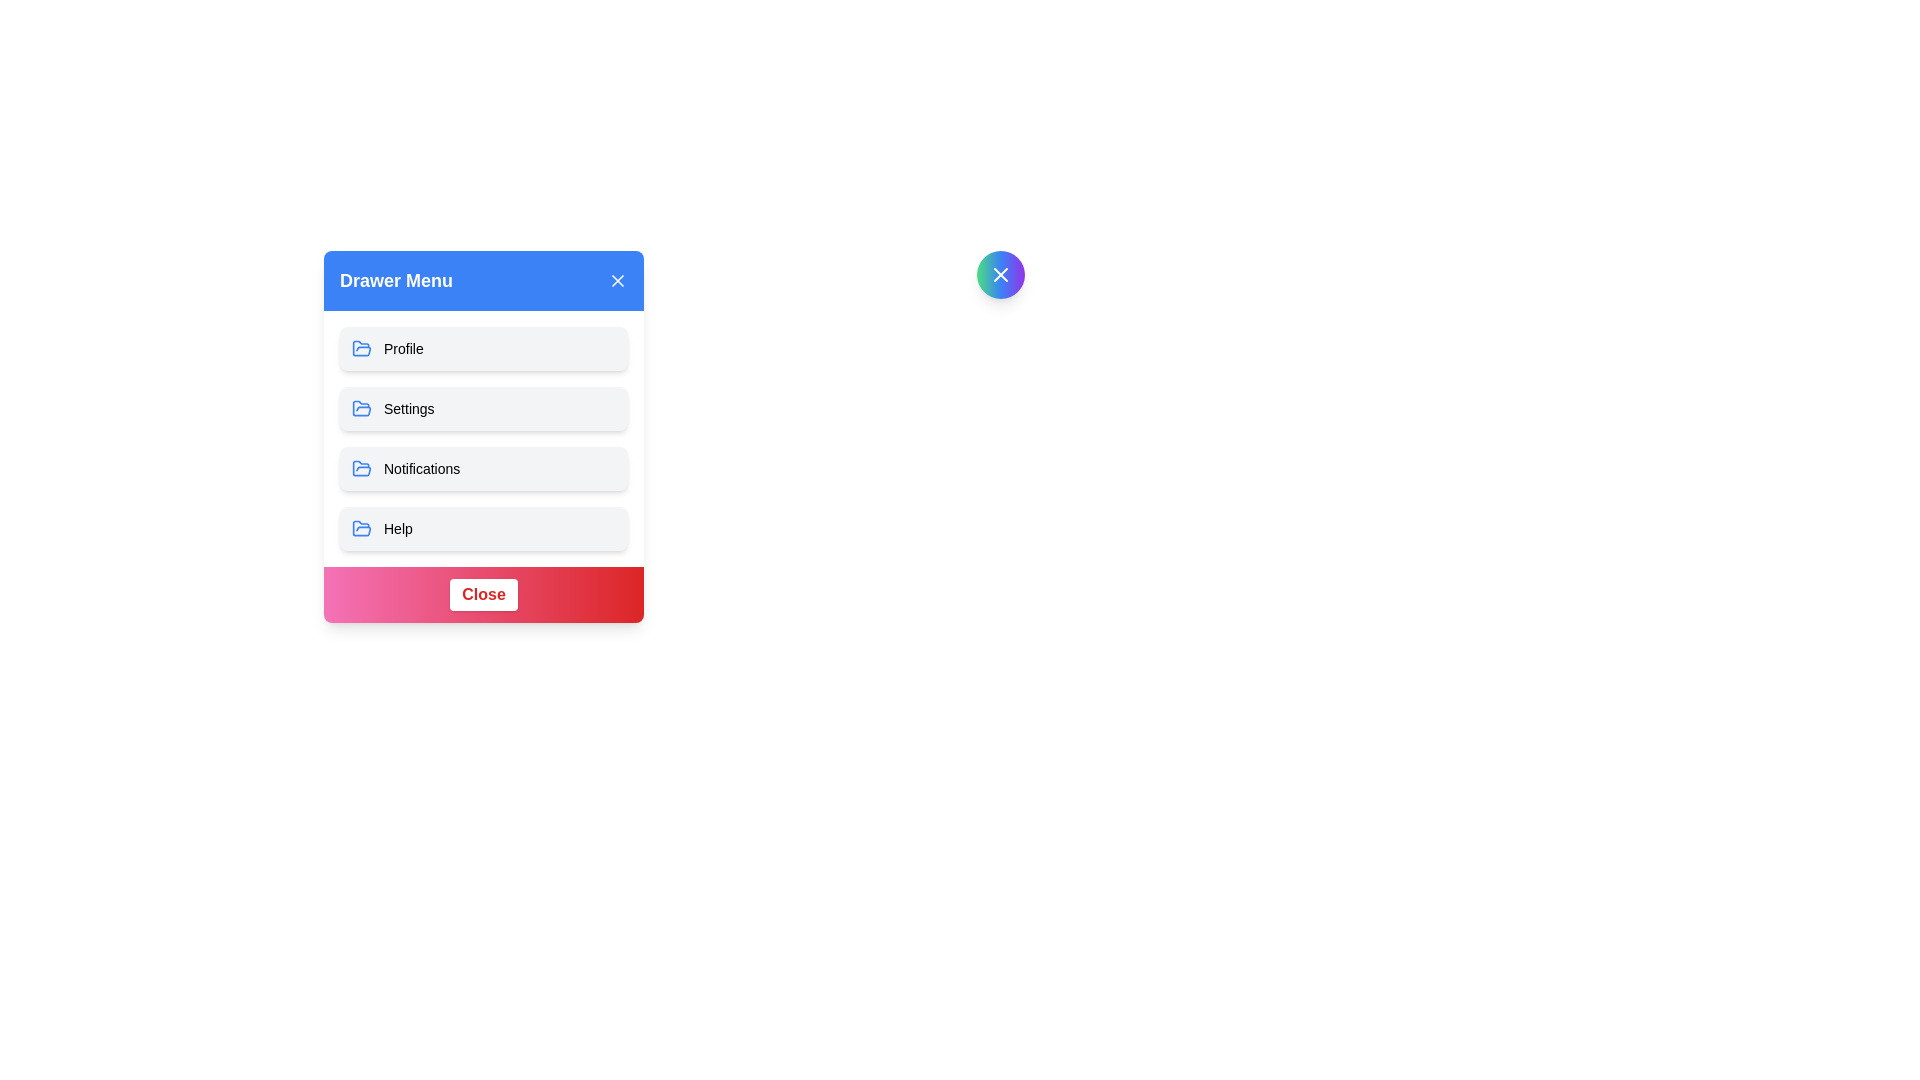 This screenshot has width=1920, height=1080. What do you see at coordinates (361, 407) in the screenshot?
I see `the small folder icon with a blue outline located to the left of the 'Settings' text label in the 'Drawer Menu'` at bounding box center [361, 407].